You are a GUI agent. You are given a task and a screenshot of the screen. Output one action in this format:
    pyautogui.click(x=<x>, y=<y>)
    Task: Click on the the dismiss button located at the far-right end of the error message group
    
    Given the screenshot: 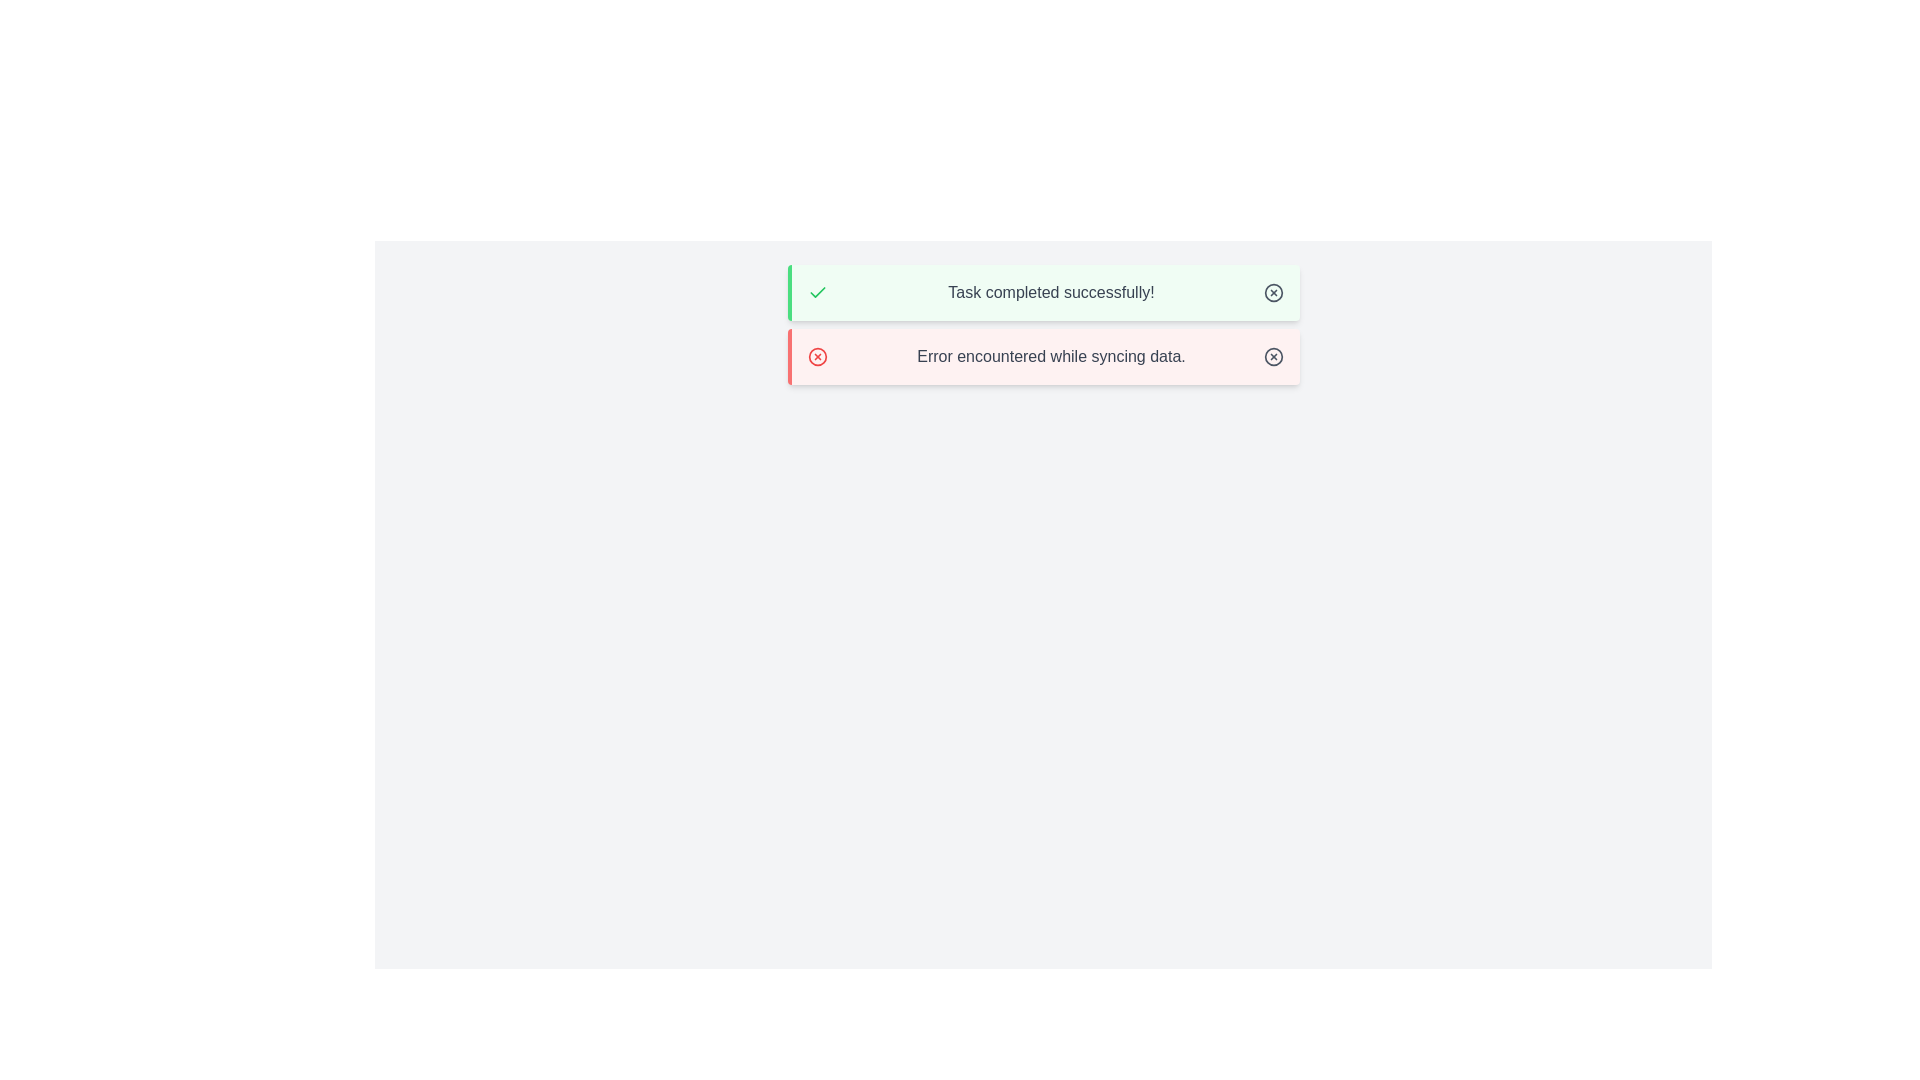 What is the action you would take?
    pyautogui.click(x=1272, y=356)
    